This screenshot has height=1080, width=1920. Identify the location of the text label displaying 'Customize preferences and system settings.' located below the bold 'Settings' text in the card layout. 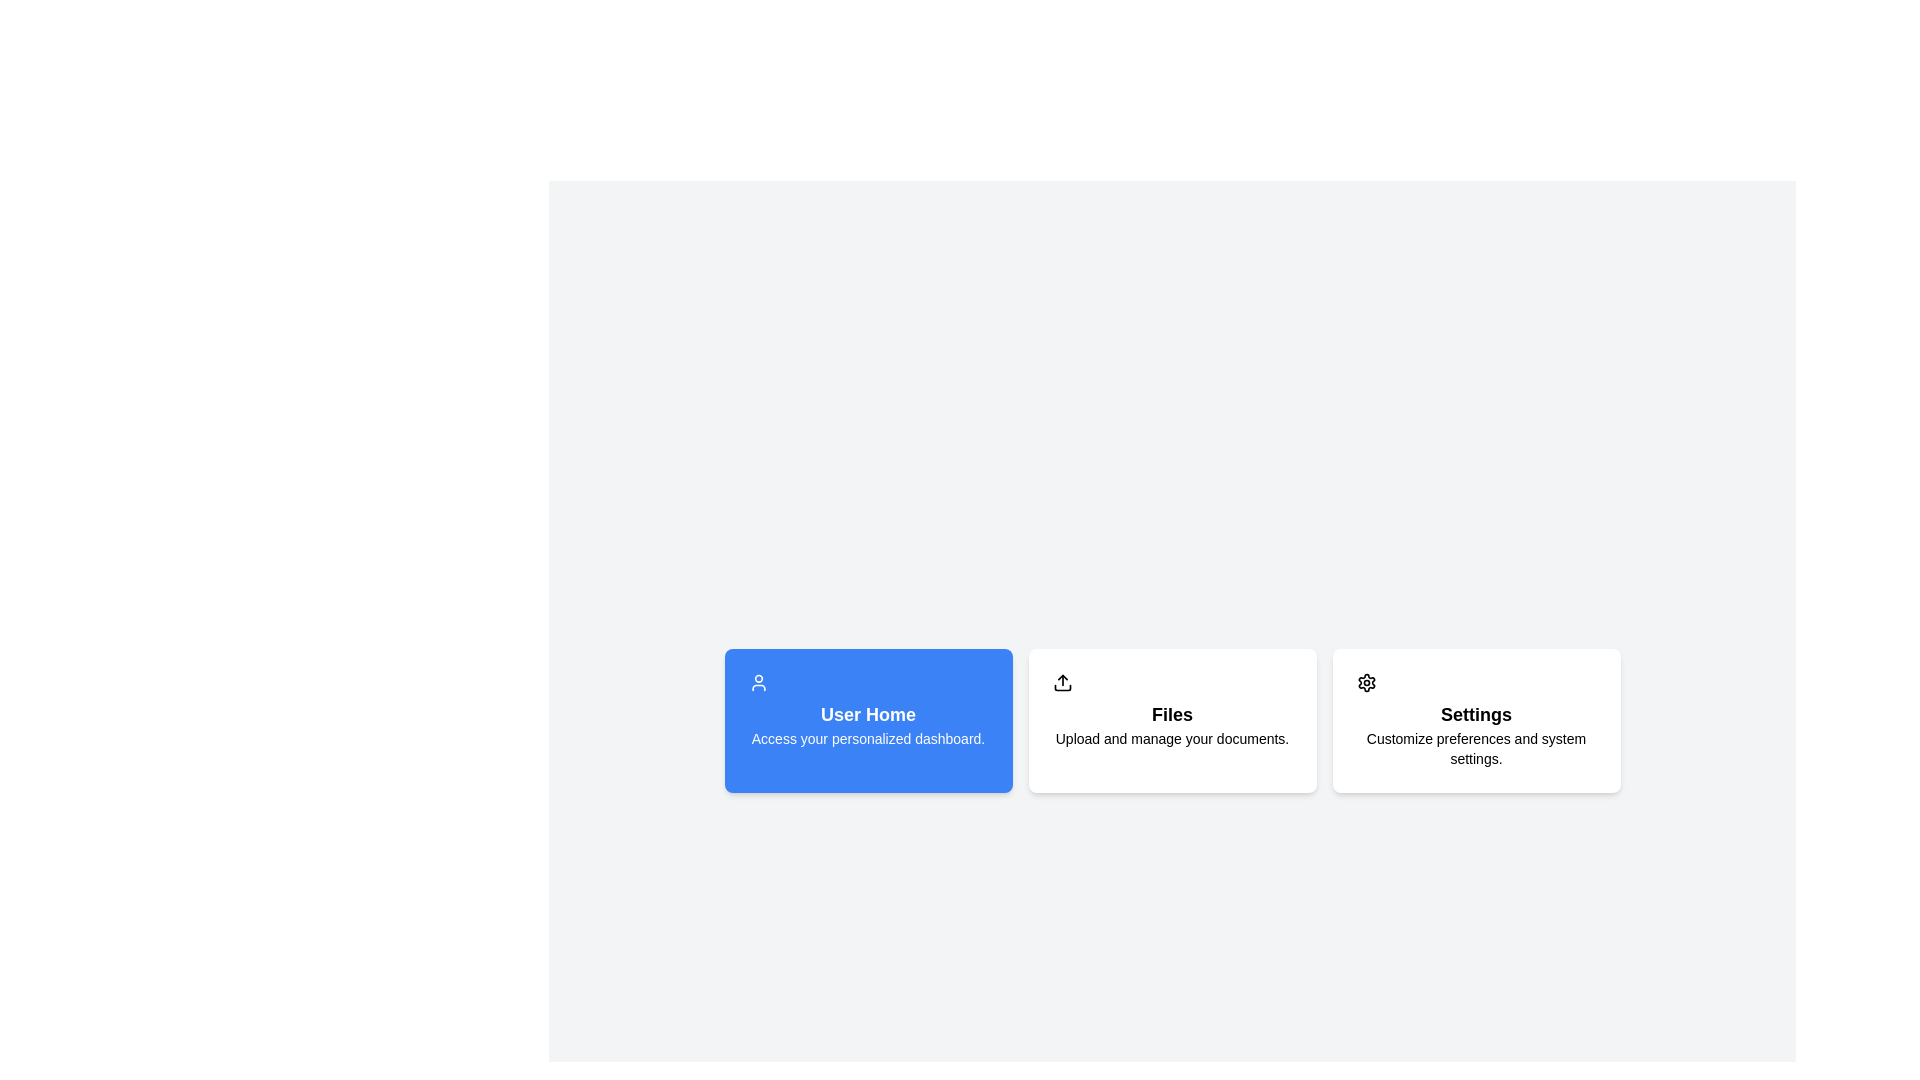
(1476, 748).